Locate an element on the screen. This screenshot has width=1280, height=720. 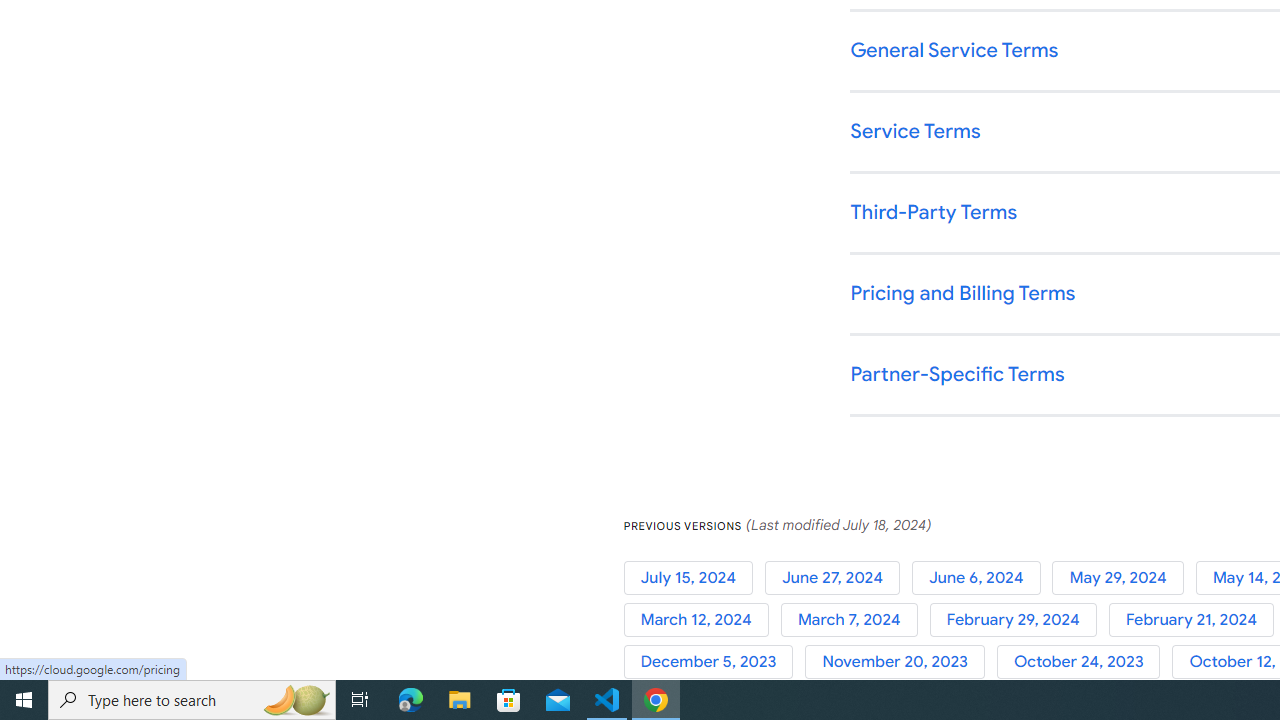
'October 24, 2023' is located at coordinates (1083, 662).